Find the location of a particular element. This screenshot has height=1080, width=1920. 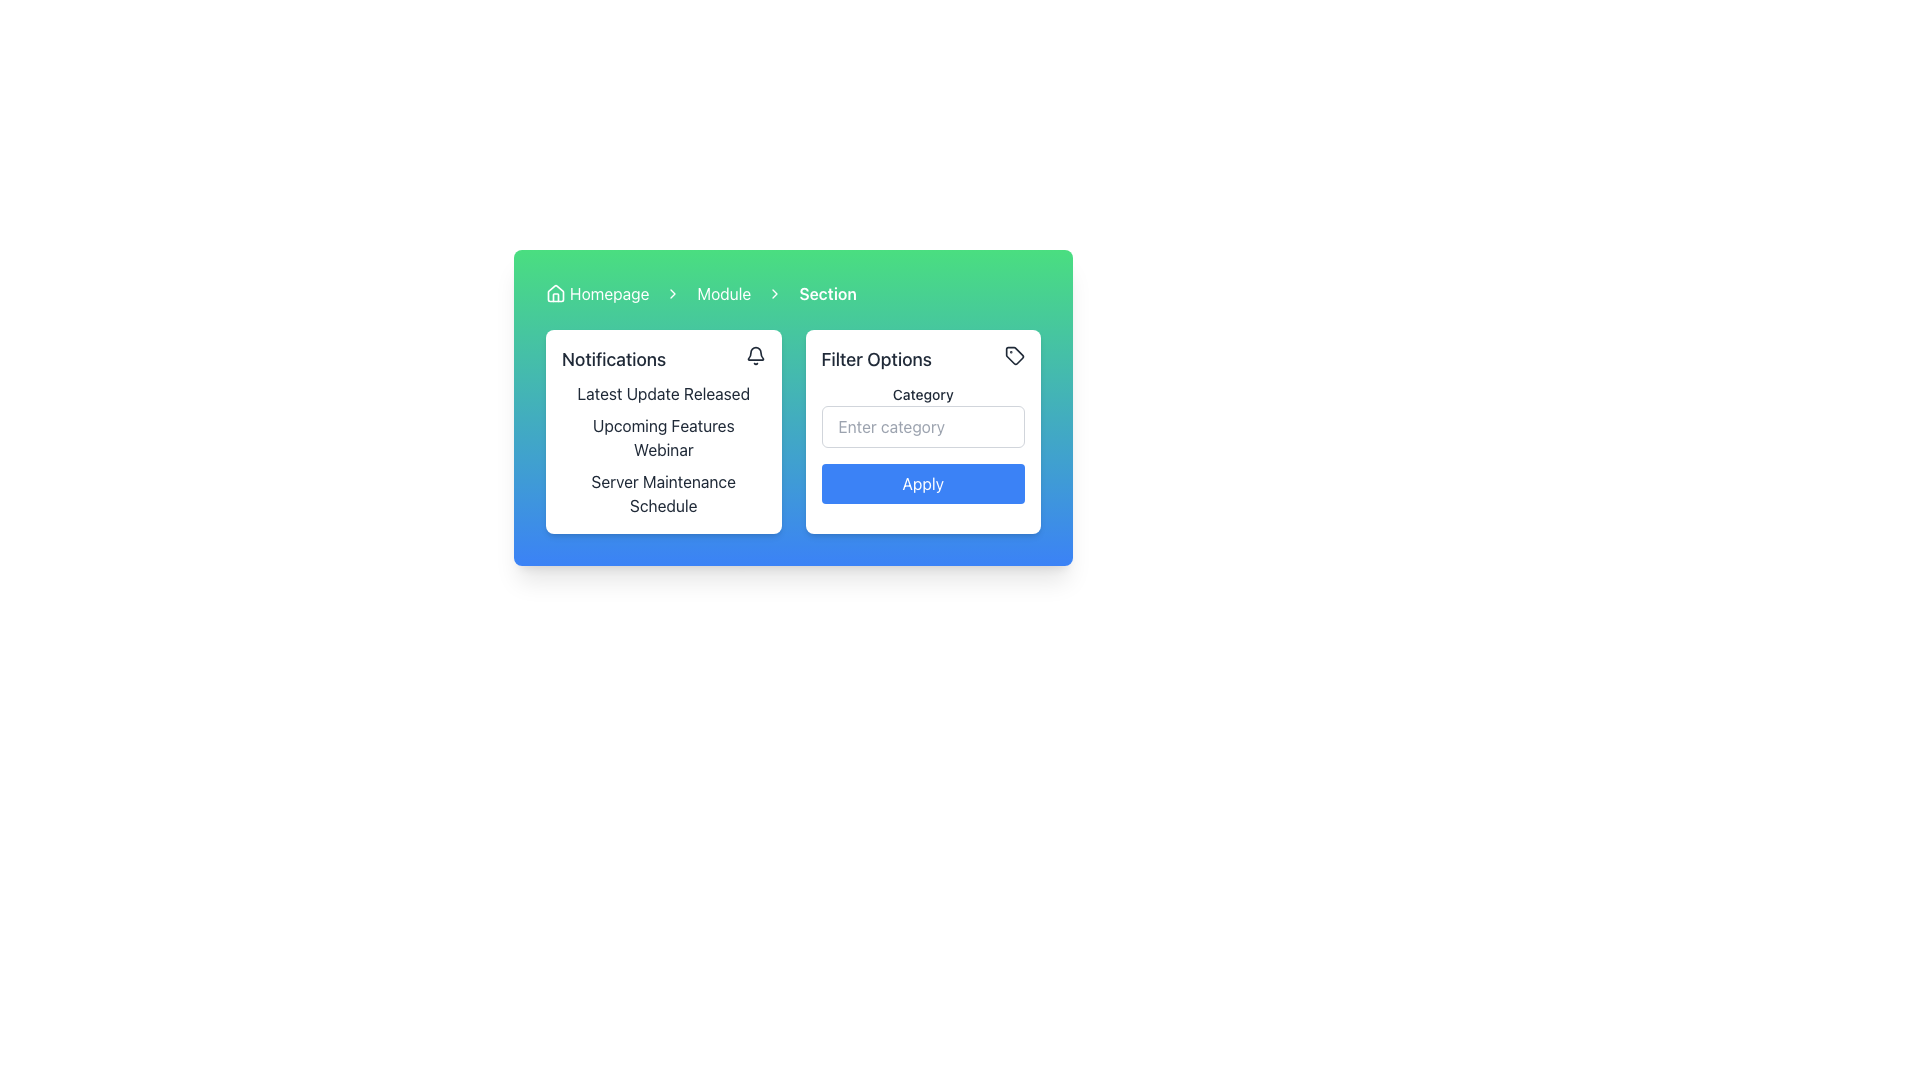

the button located in the 'Filter Options' section, below the category input box, to observe the color change is located at coordinates (922, 483).